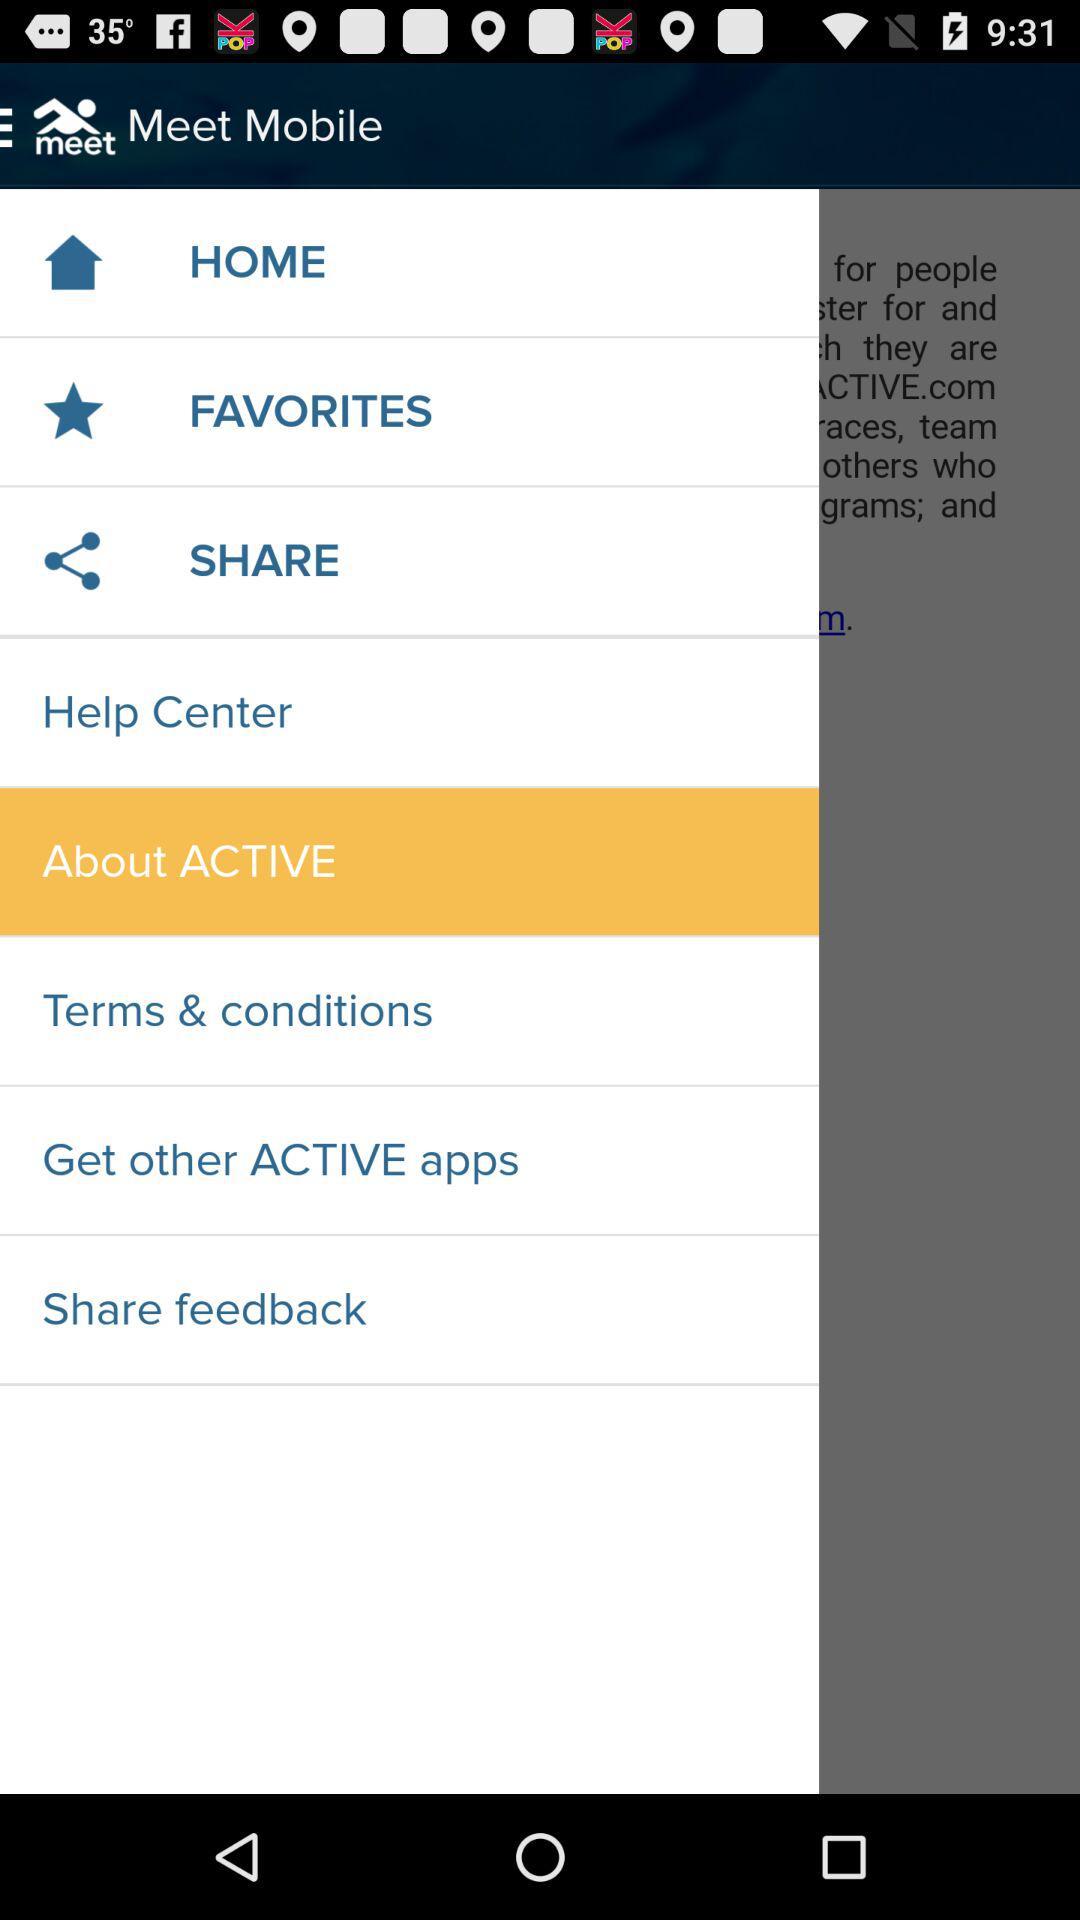 This screenshot has height=1920, width=1080. I want to click on the share feedback icon, so click(408, 1309).